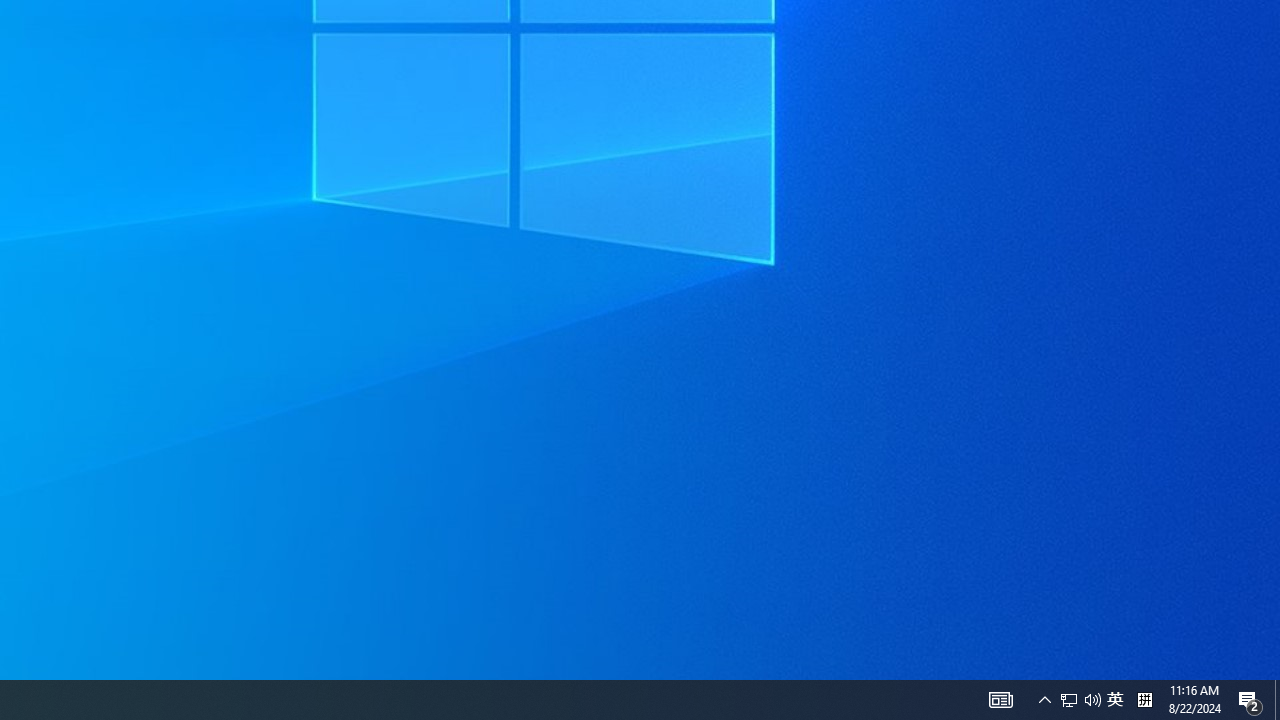  Describe the element at coordinates (1044, 698) in the screenshot. I see `'Notification Chevron'` at that location.